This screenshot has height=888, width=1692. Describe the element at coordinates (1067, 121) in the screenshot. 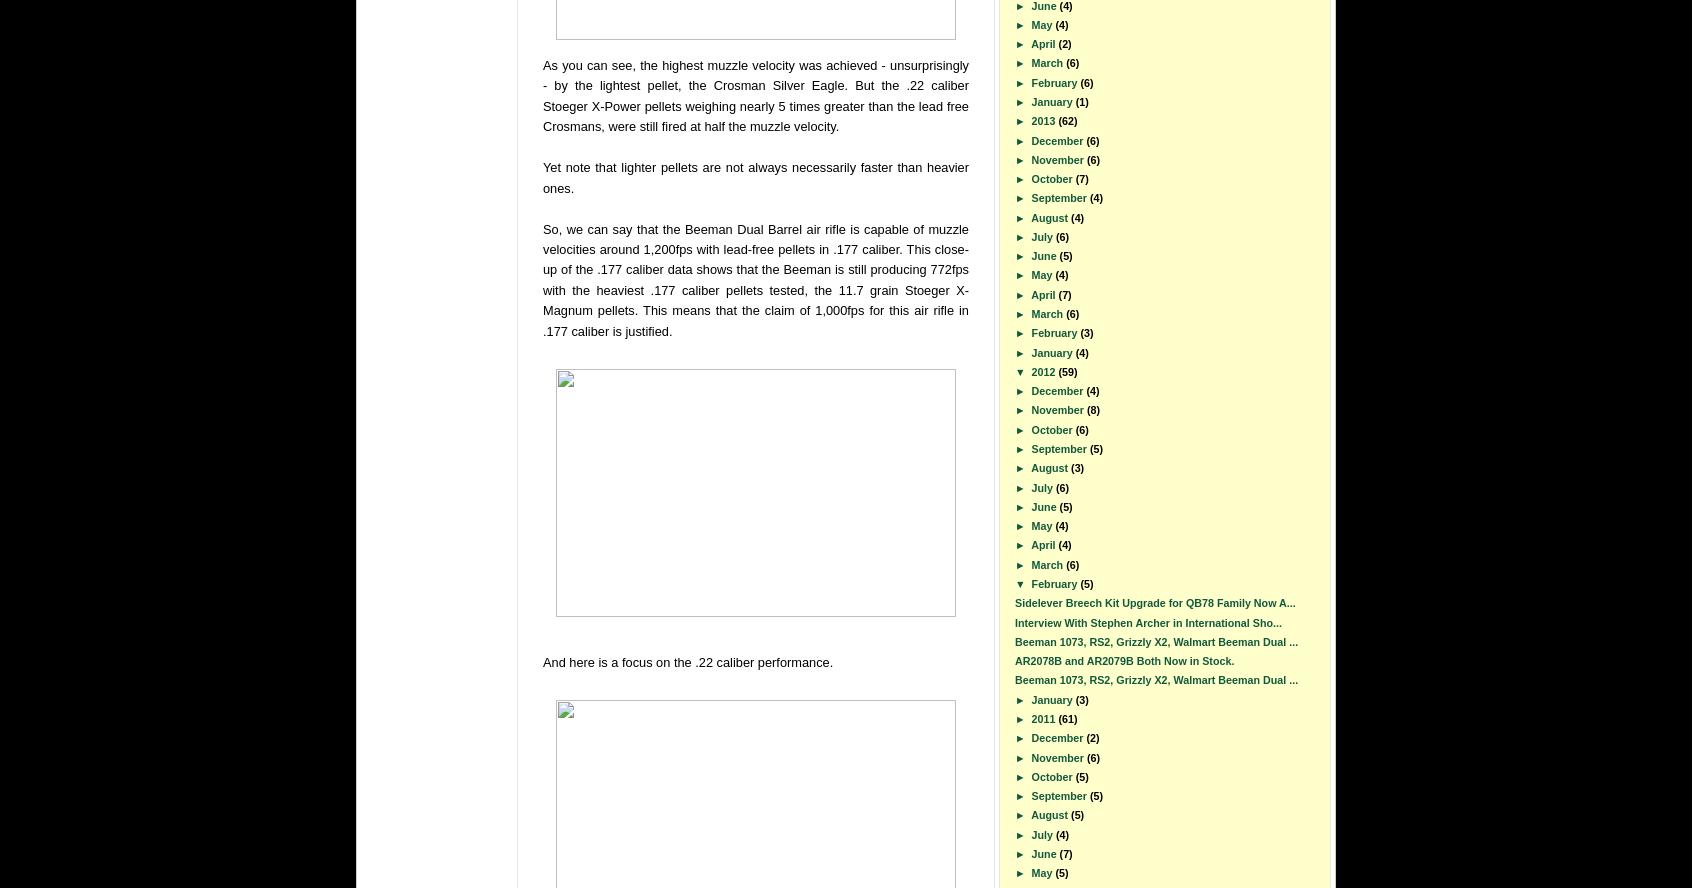

I see `'(62)'` at that location.